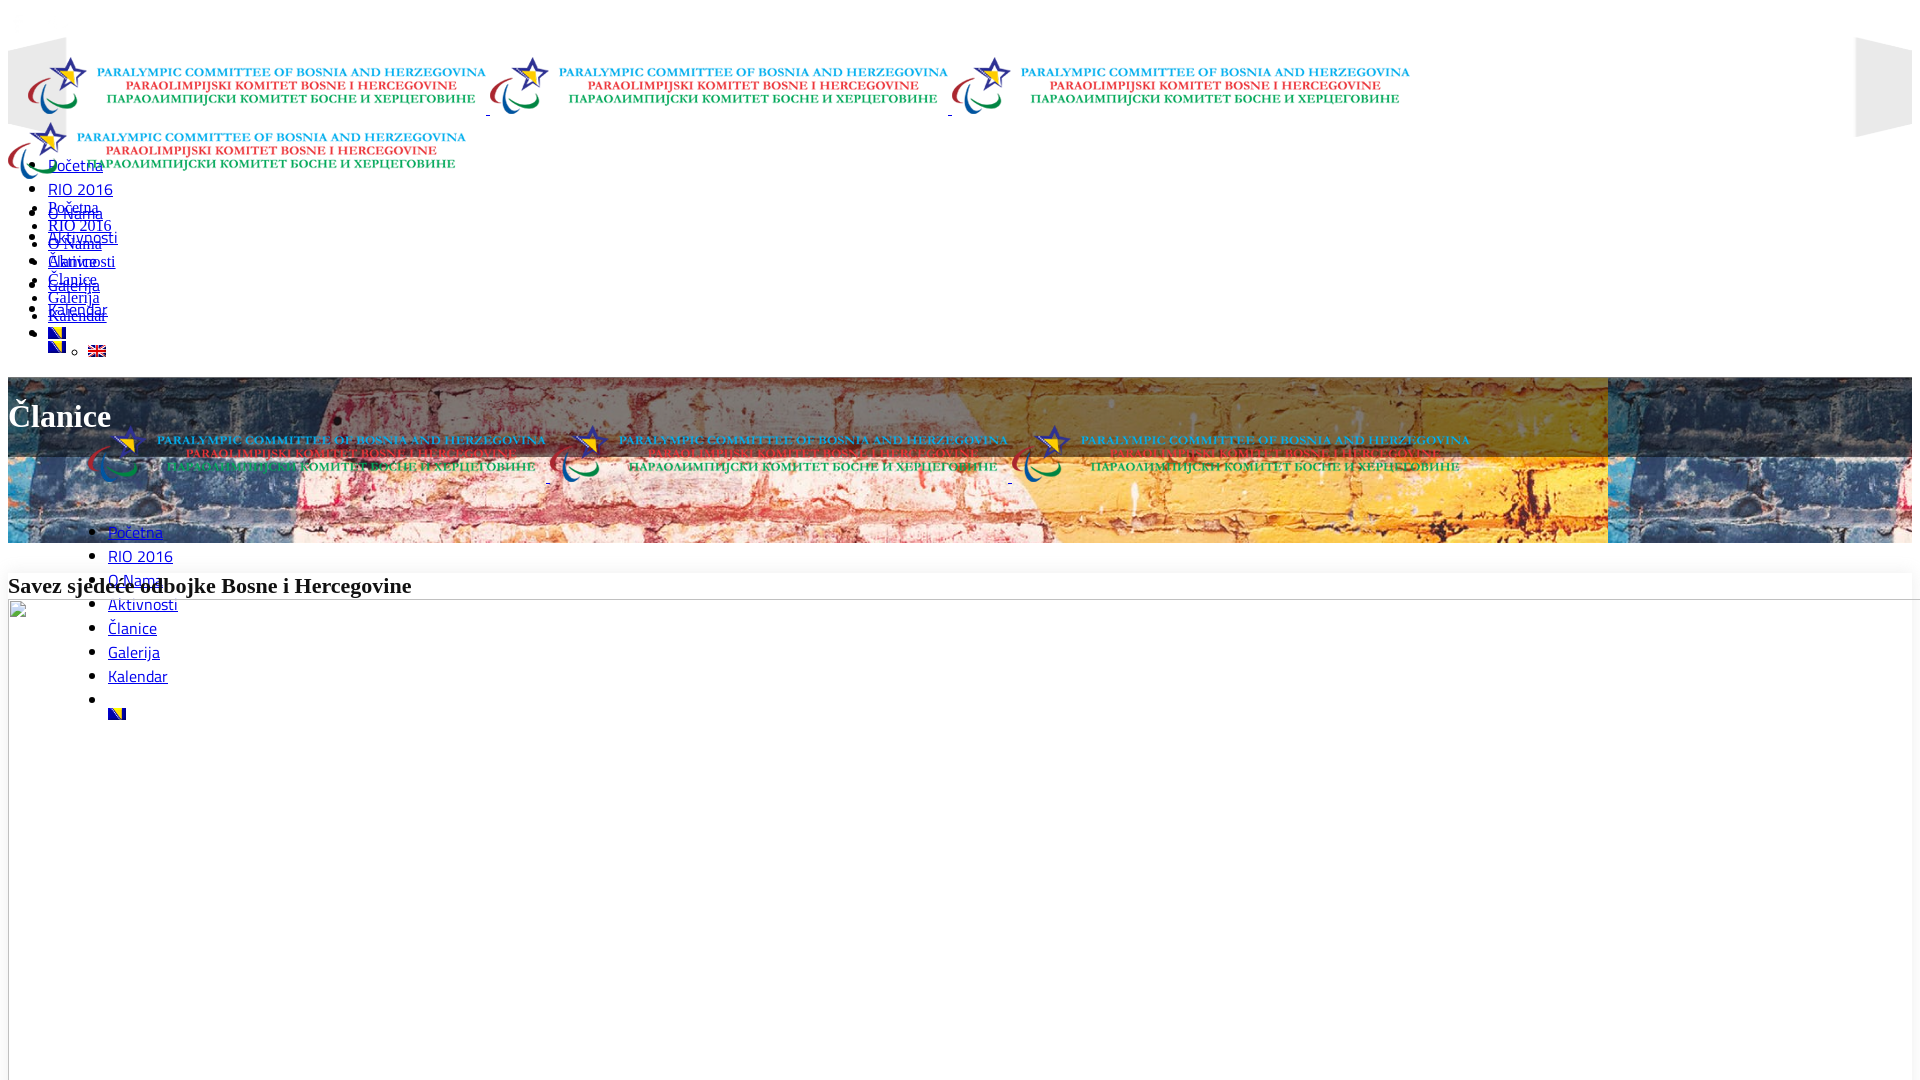 Image resolution: width=1920 pixels, height=1080 pixels. Describe the element at coordinates (77, 315) in the screenshot. I see `'Kalendar'` at that location.